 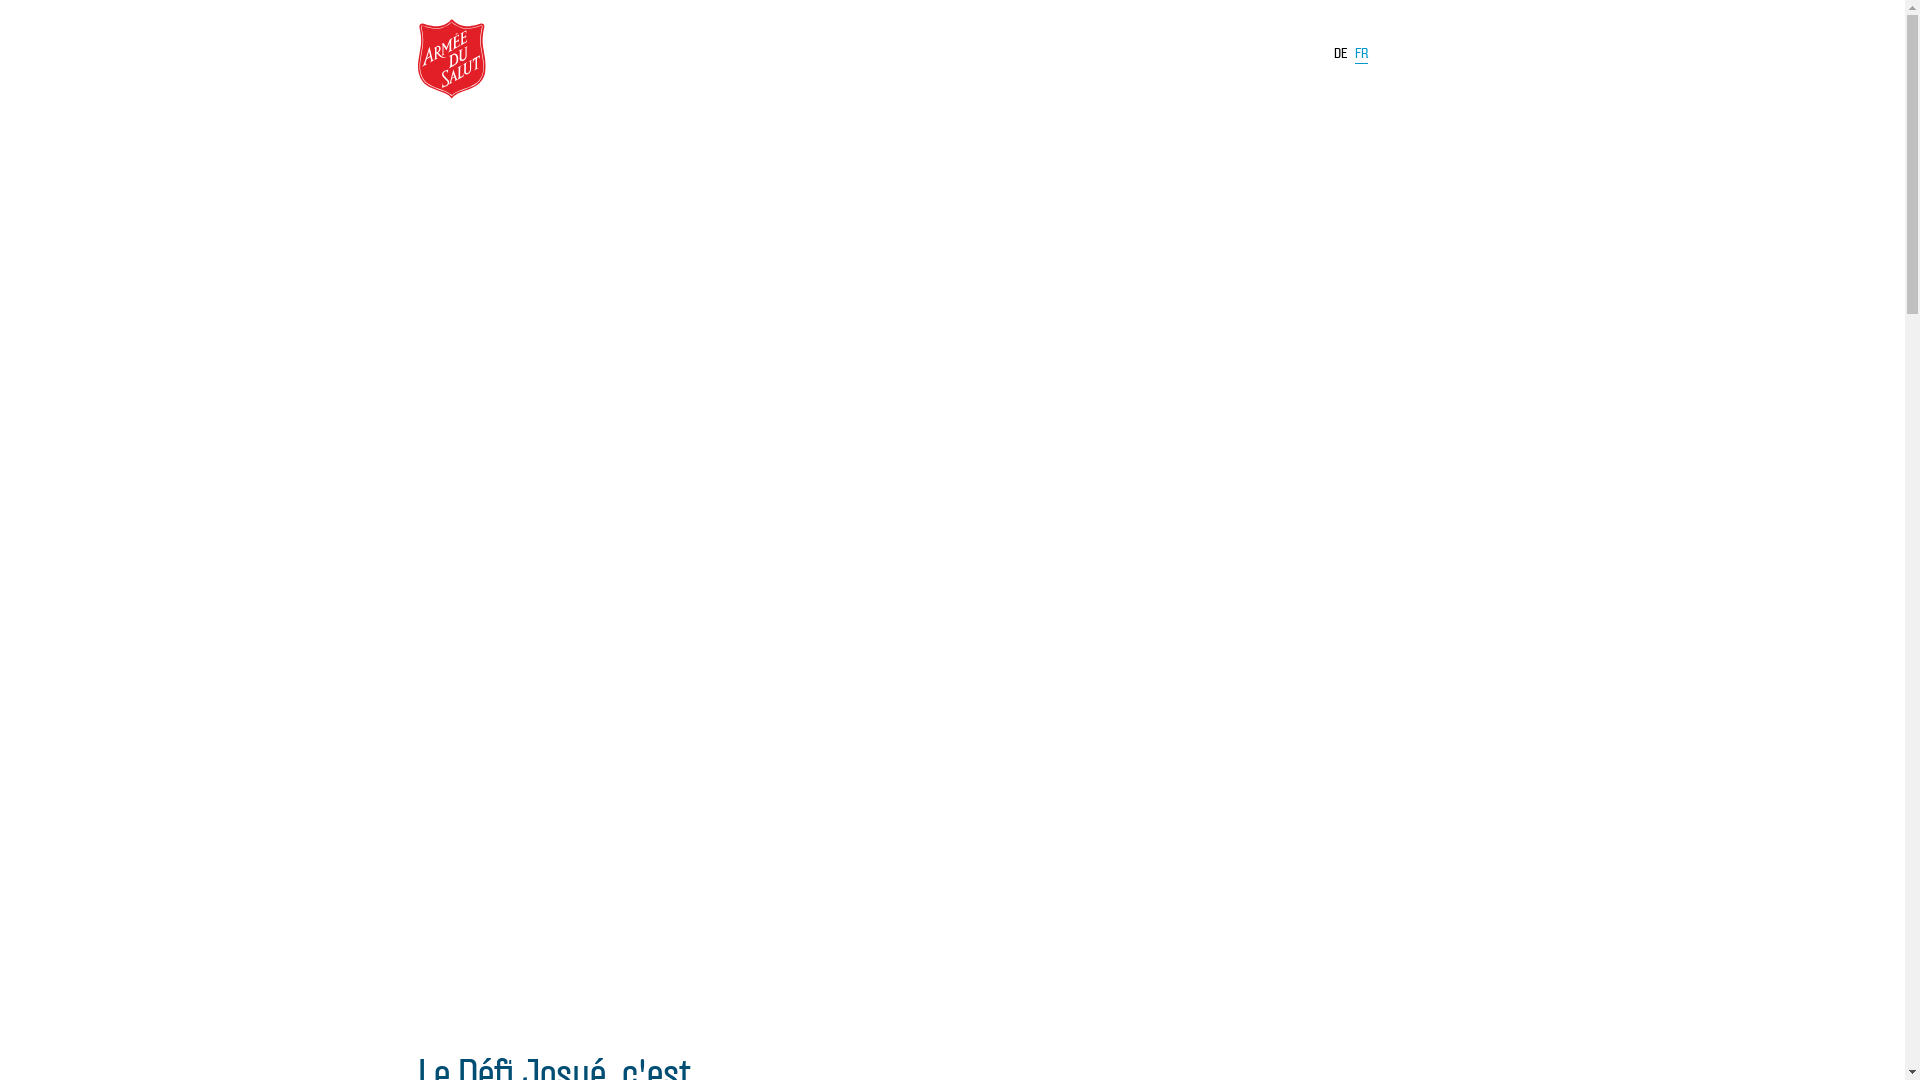 What do you see at coordinates (1360, 56) in the screenshot?
I see `'FR'` at bounding box center [1360, 56].